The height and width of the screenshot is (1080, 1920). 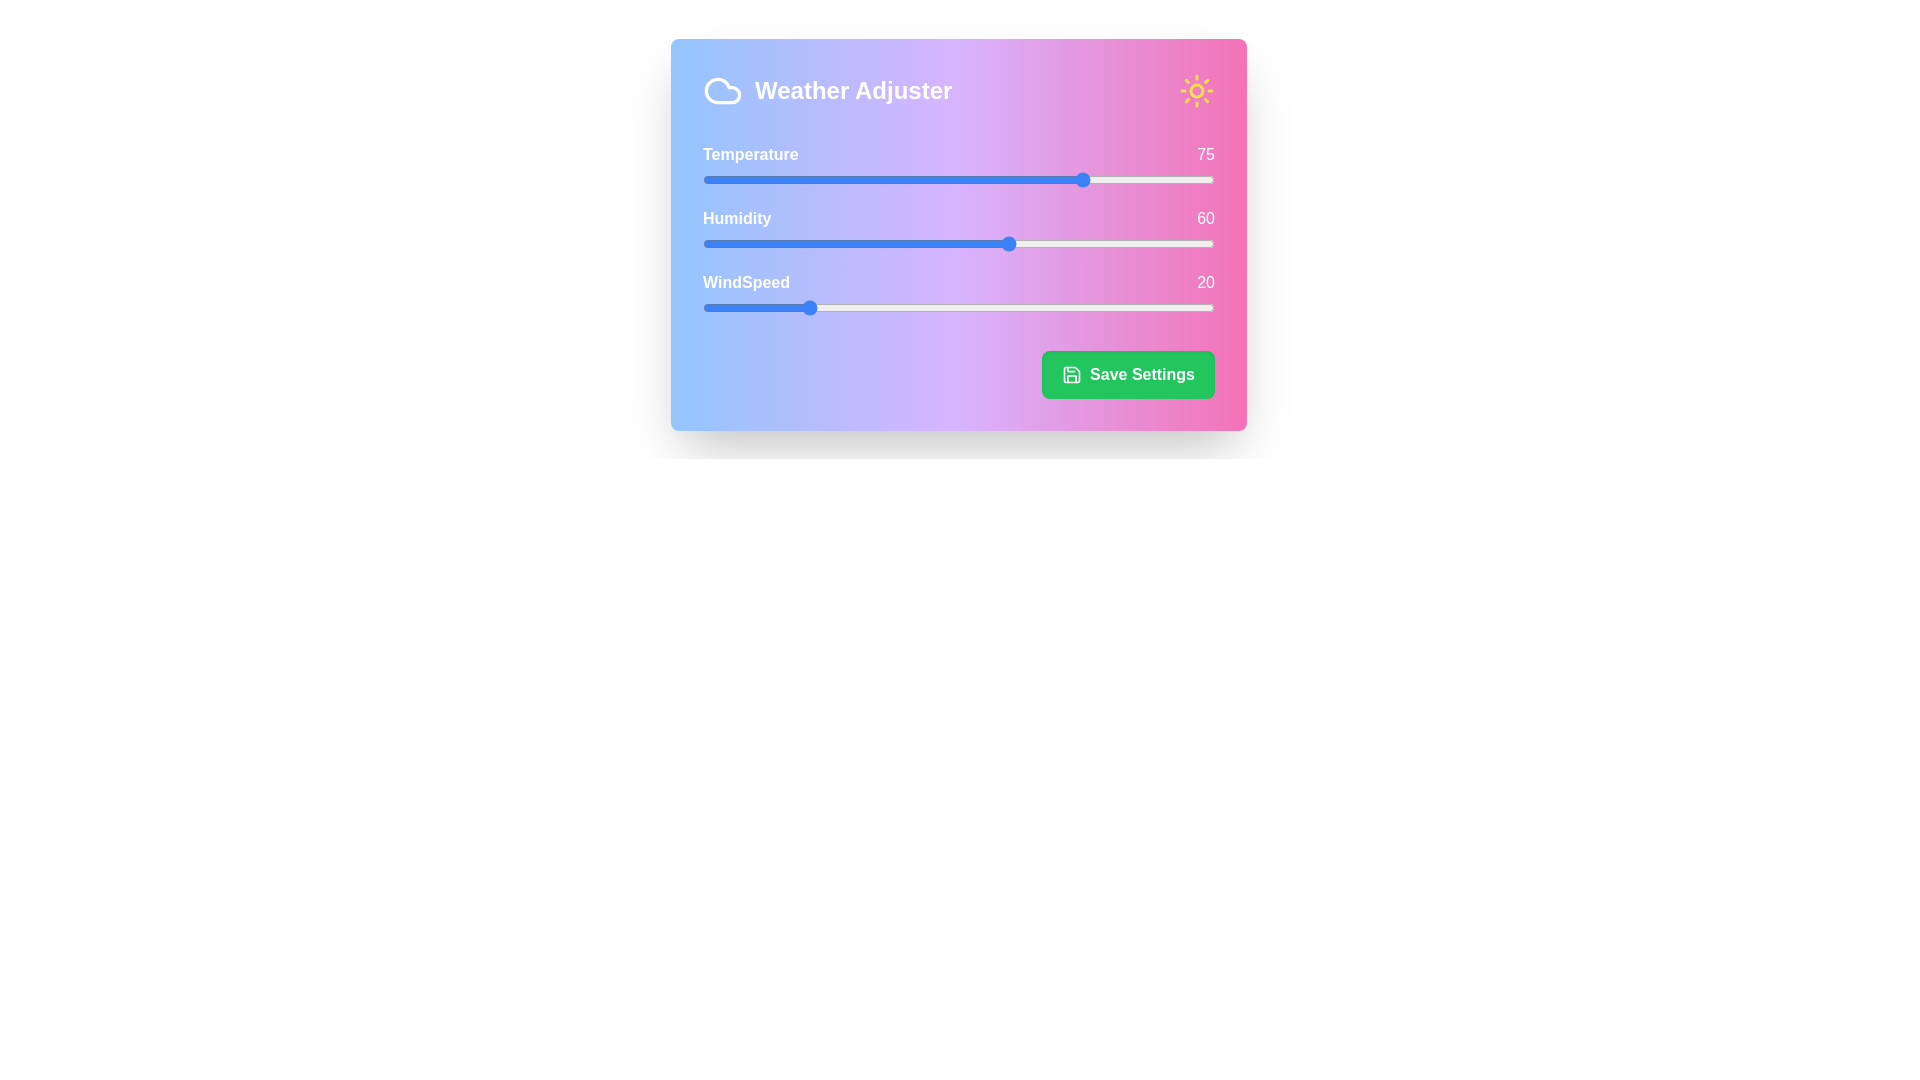 I want to click on the temperature slider, so click(x=871, y=180).